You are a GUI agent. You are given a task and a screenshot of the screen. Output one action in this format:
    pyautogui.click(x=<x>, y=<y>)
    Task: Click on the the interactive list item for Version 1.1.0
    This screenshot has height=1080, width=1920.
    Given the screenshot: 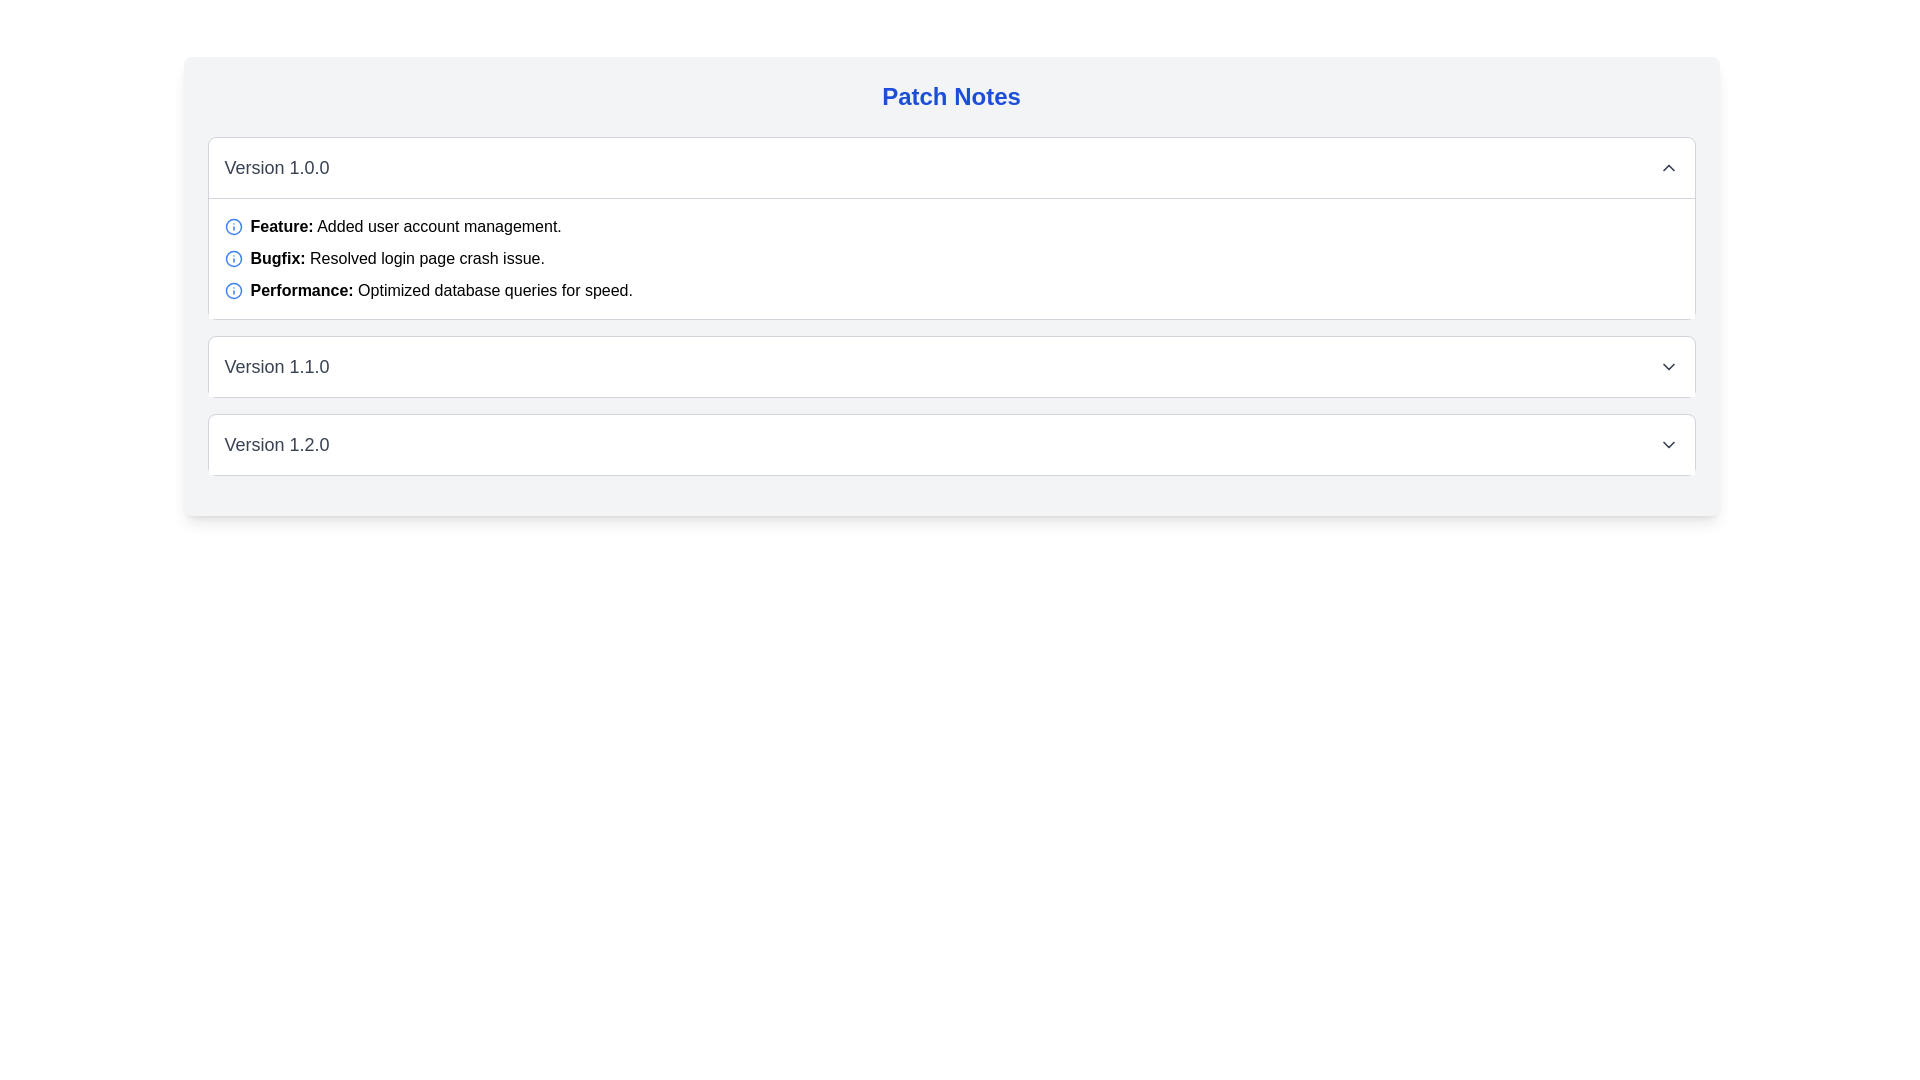 What is the action you would take?
    pyautogui.click(x=950, y=366)
    